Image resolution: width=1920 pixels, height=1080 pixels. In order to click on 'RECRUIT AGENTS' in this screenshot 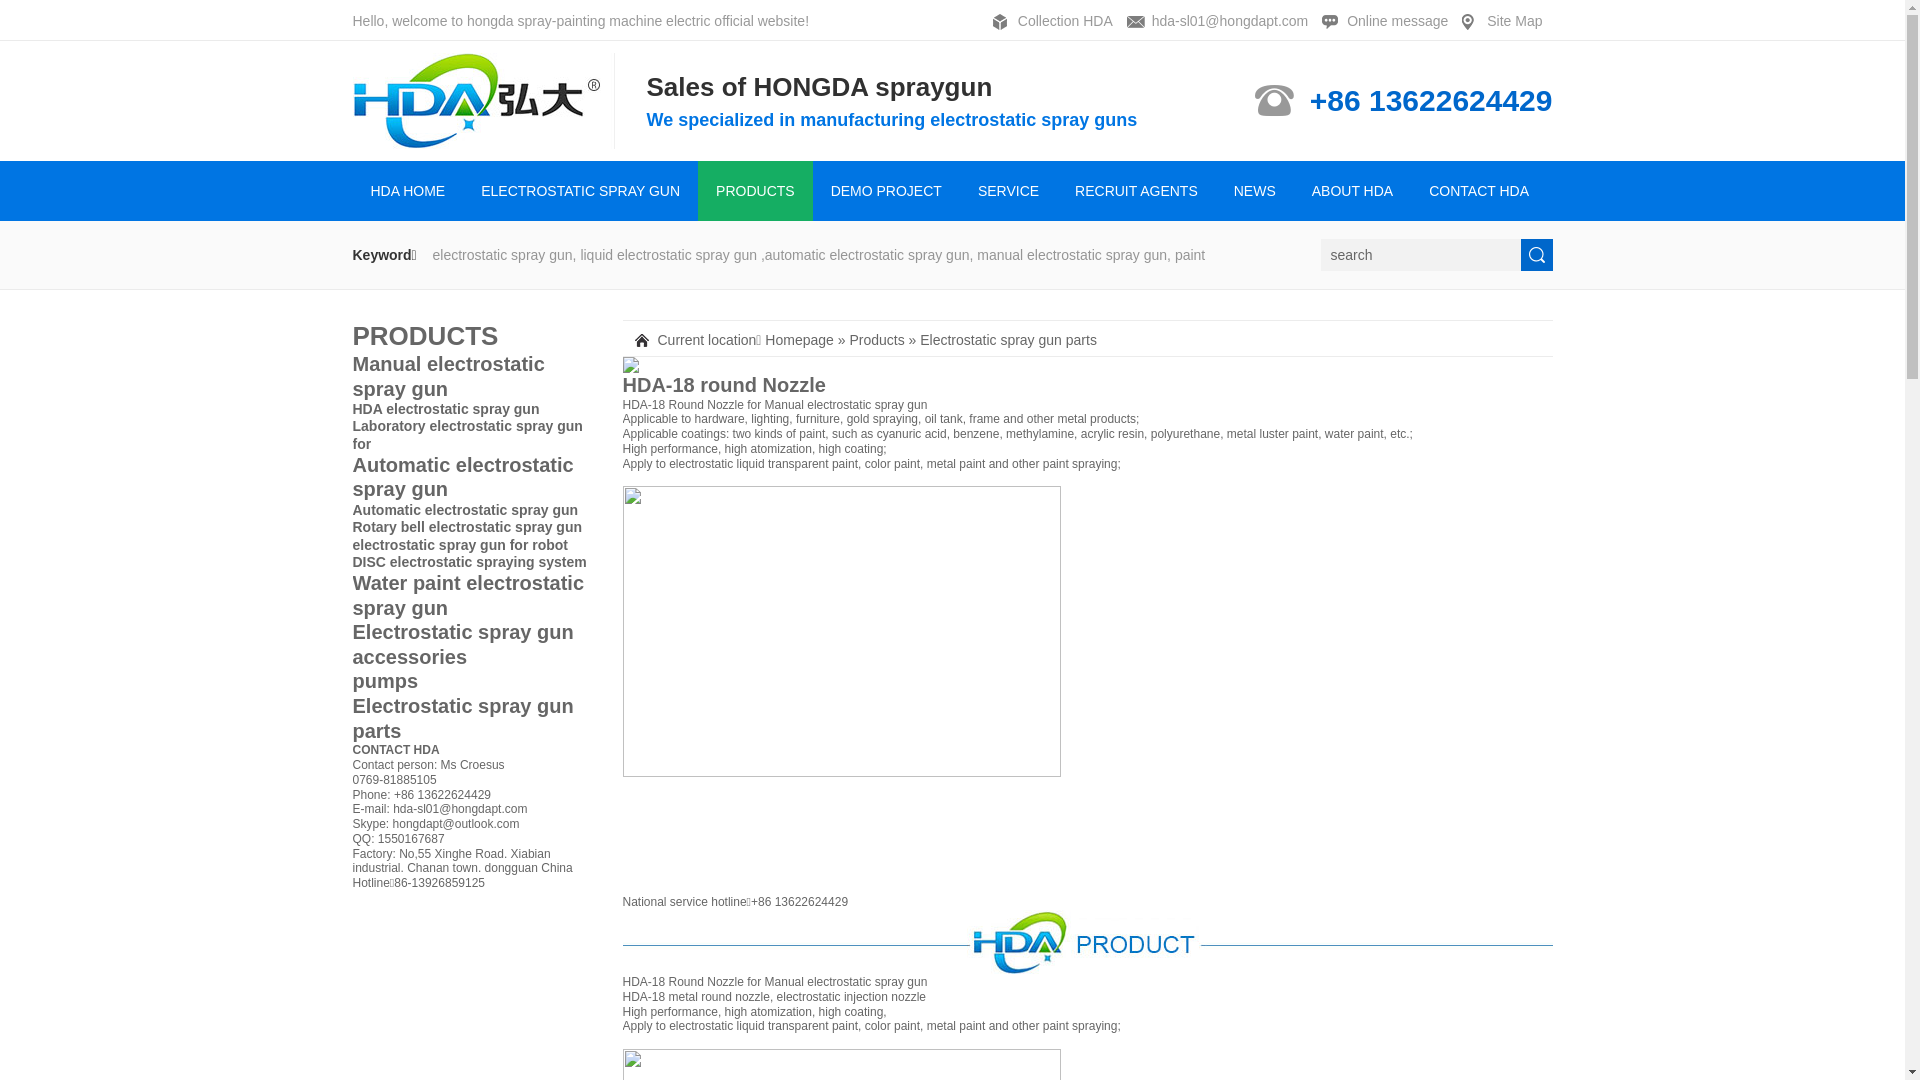, I will do `click(1136, 191)`.